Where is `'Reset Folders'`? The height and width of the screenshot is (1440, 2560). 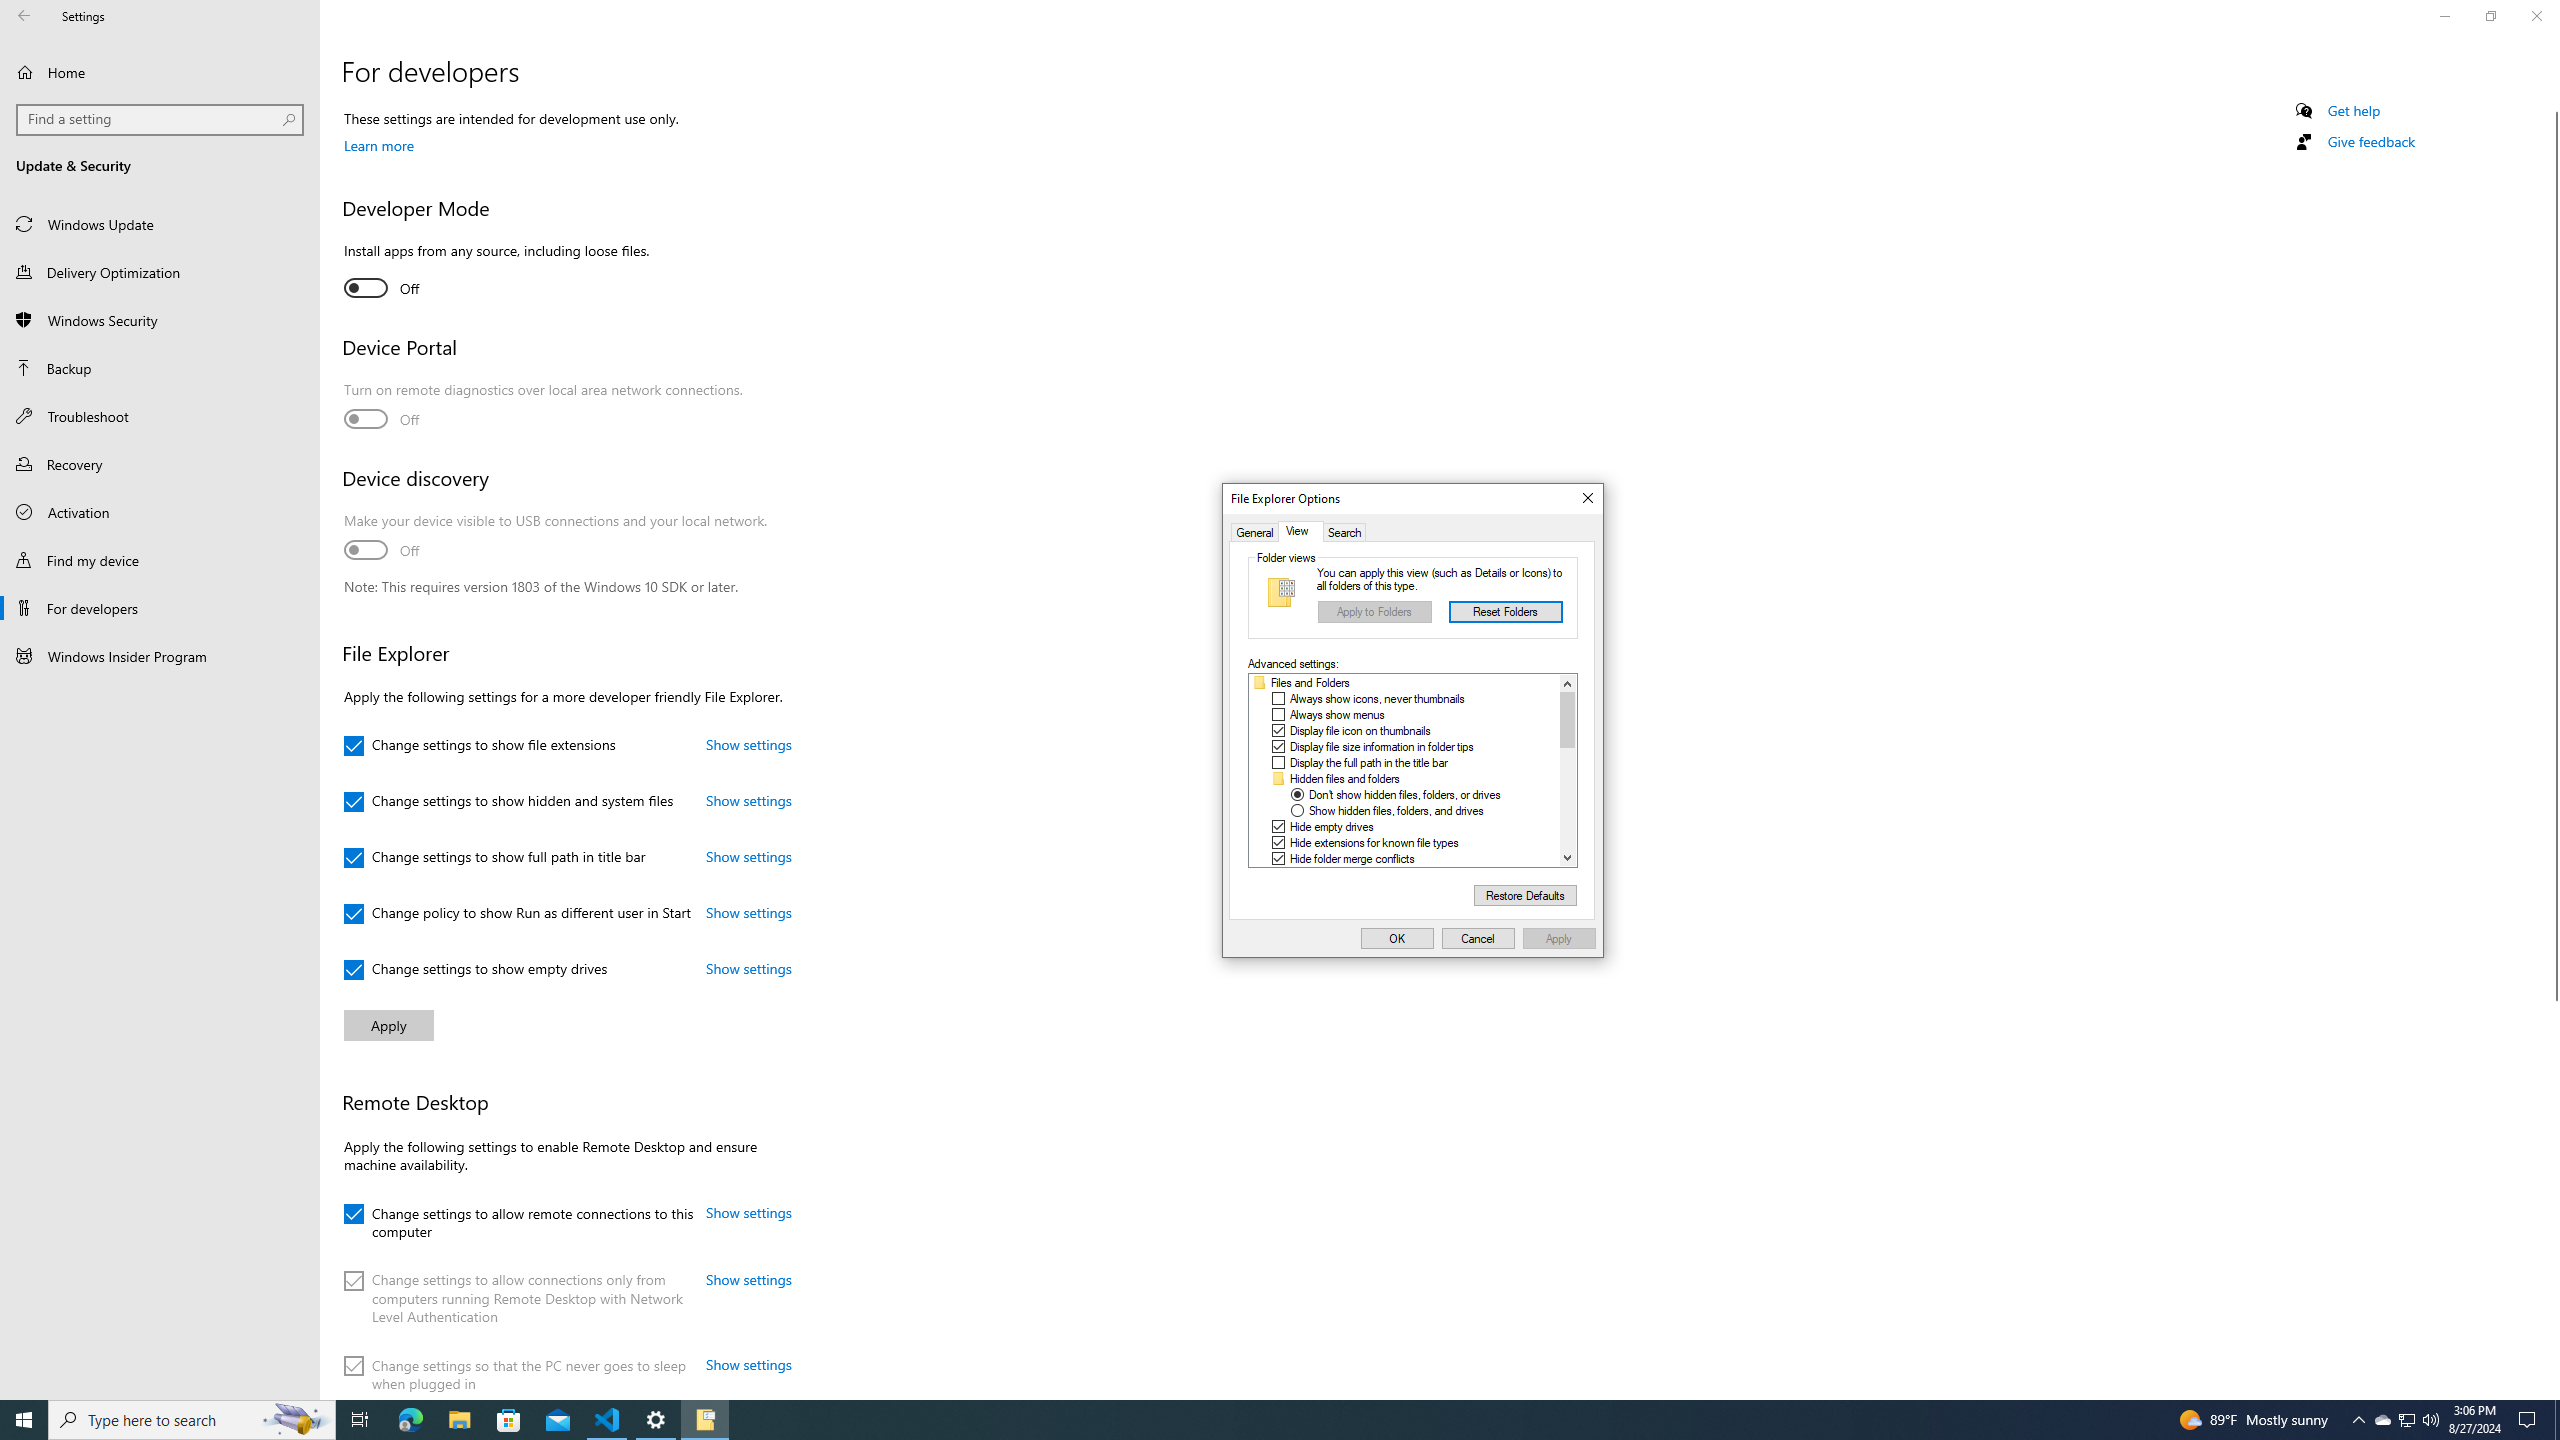 'Reset Folders' is located at coordinates (1505, 612).